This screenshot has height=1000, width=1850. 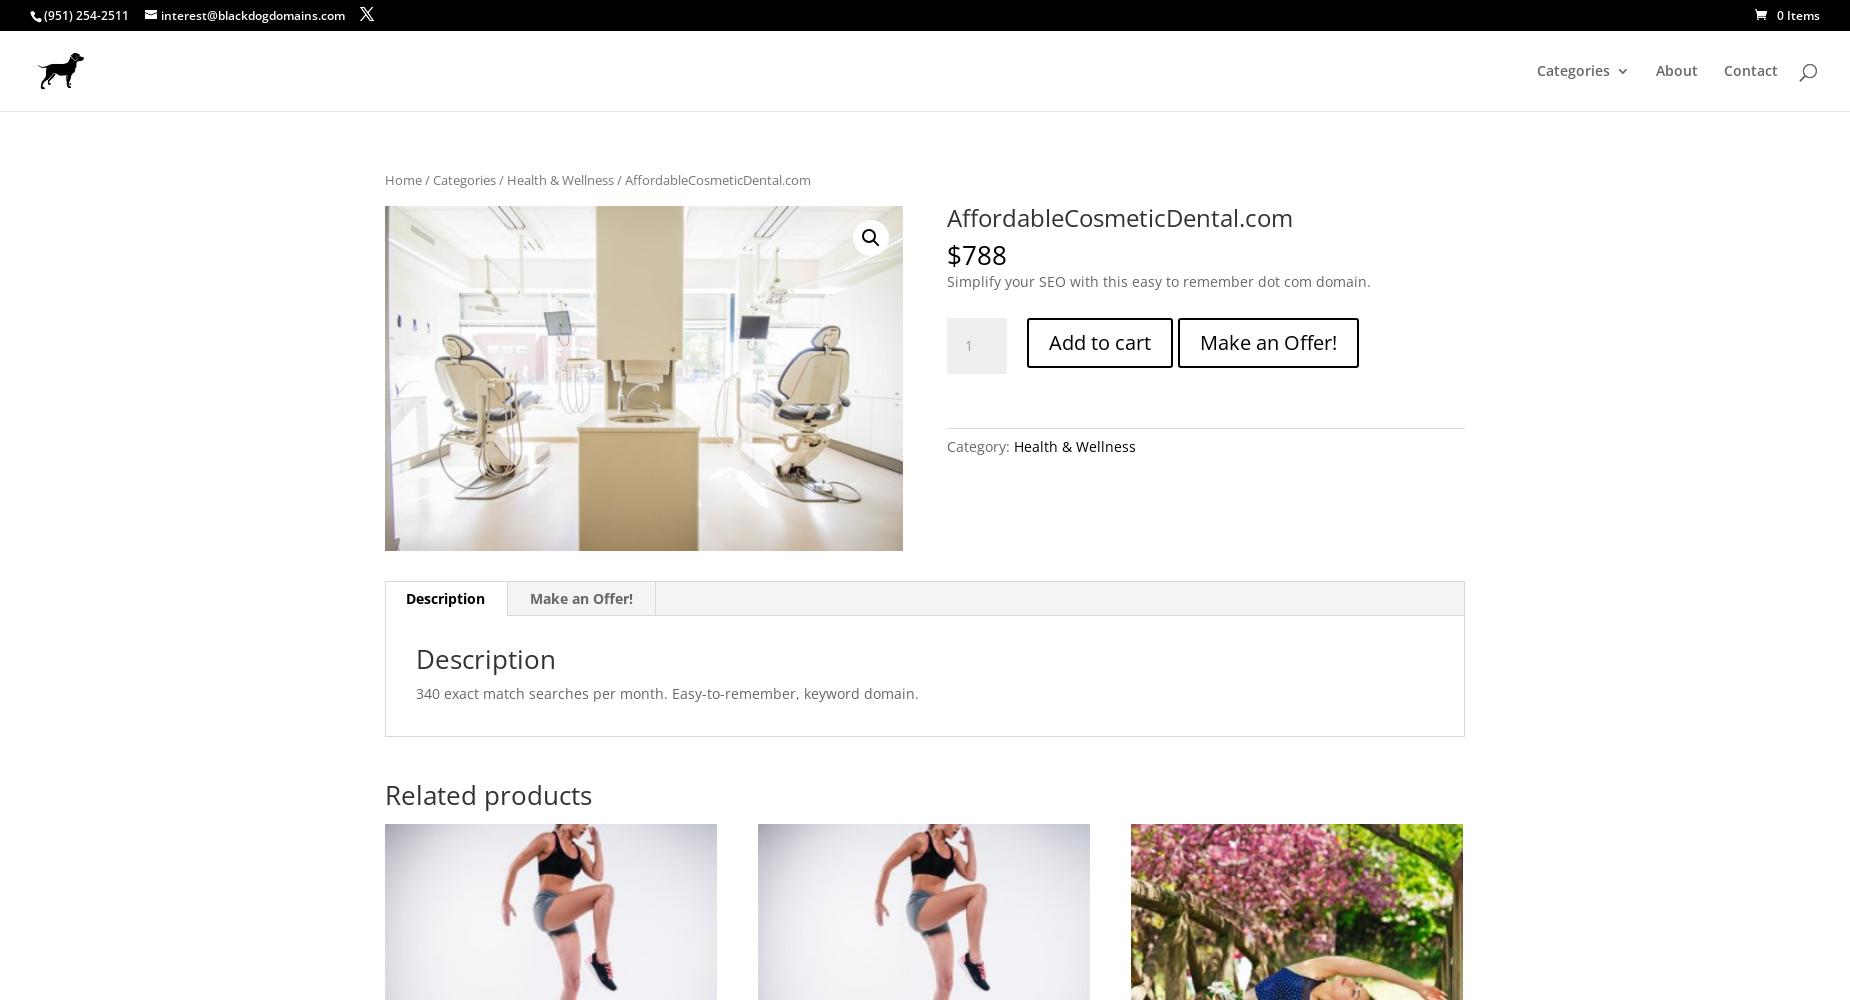 I want to click on 'Category:', so click(x=978, y=445).